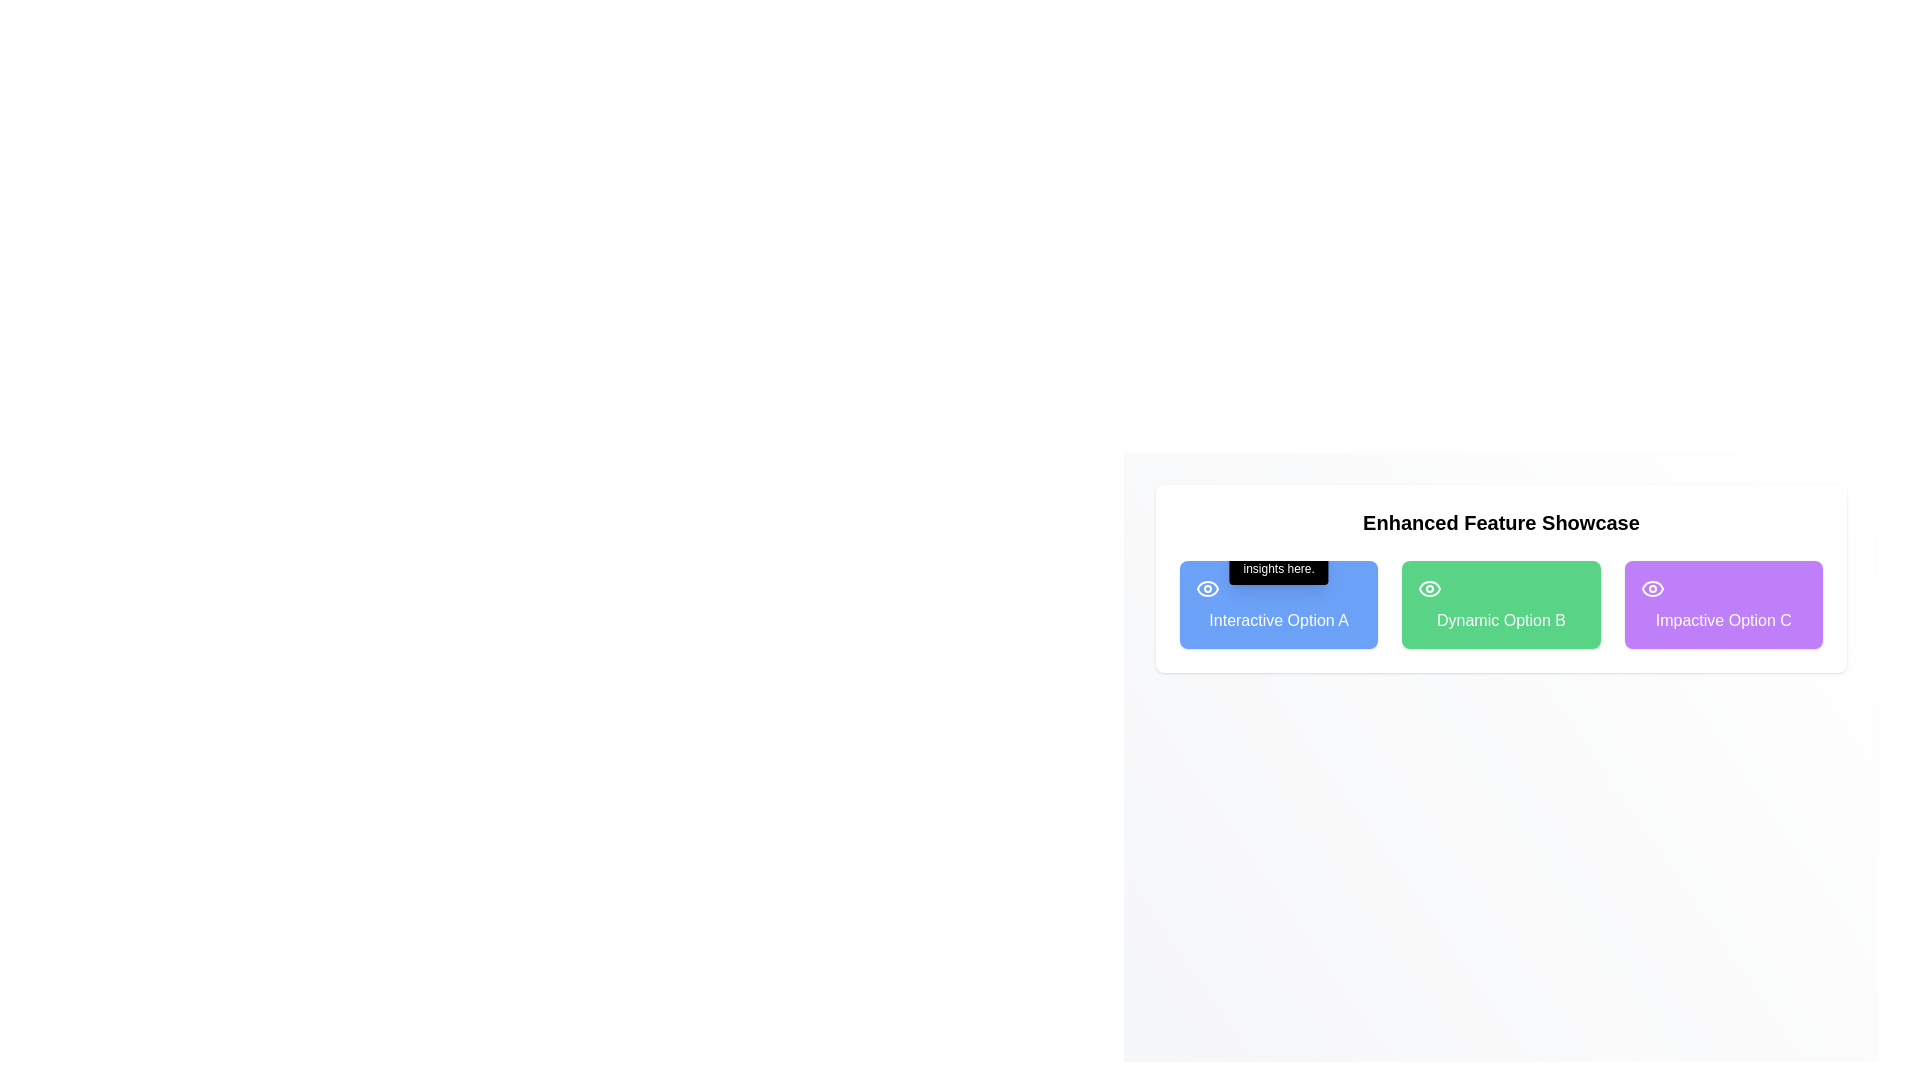 This screenshot has height=1080, width=1920. I want to click on the eye icon located in the upper left quadrant of the 'Interactive Option A' card to visually associate it with the card, so click(1207, 588).